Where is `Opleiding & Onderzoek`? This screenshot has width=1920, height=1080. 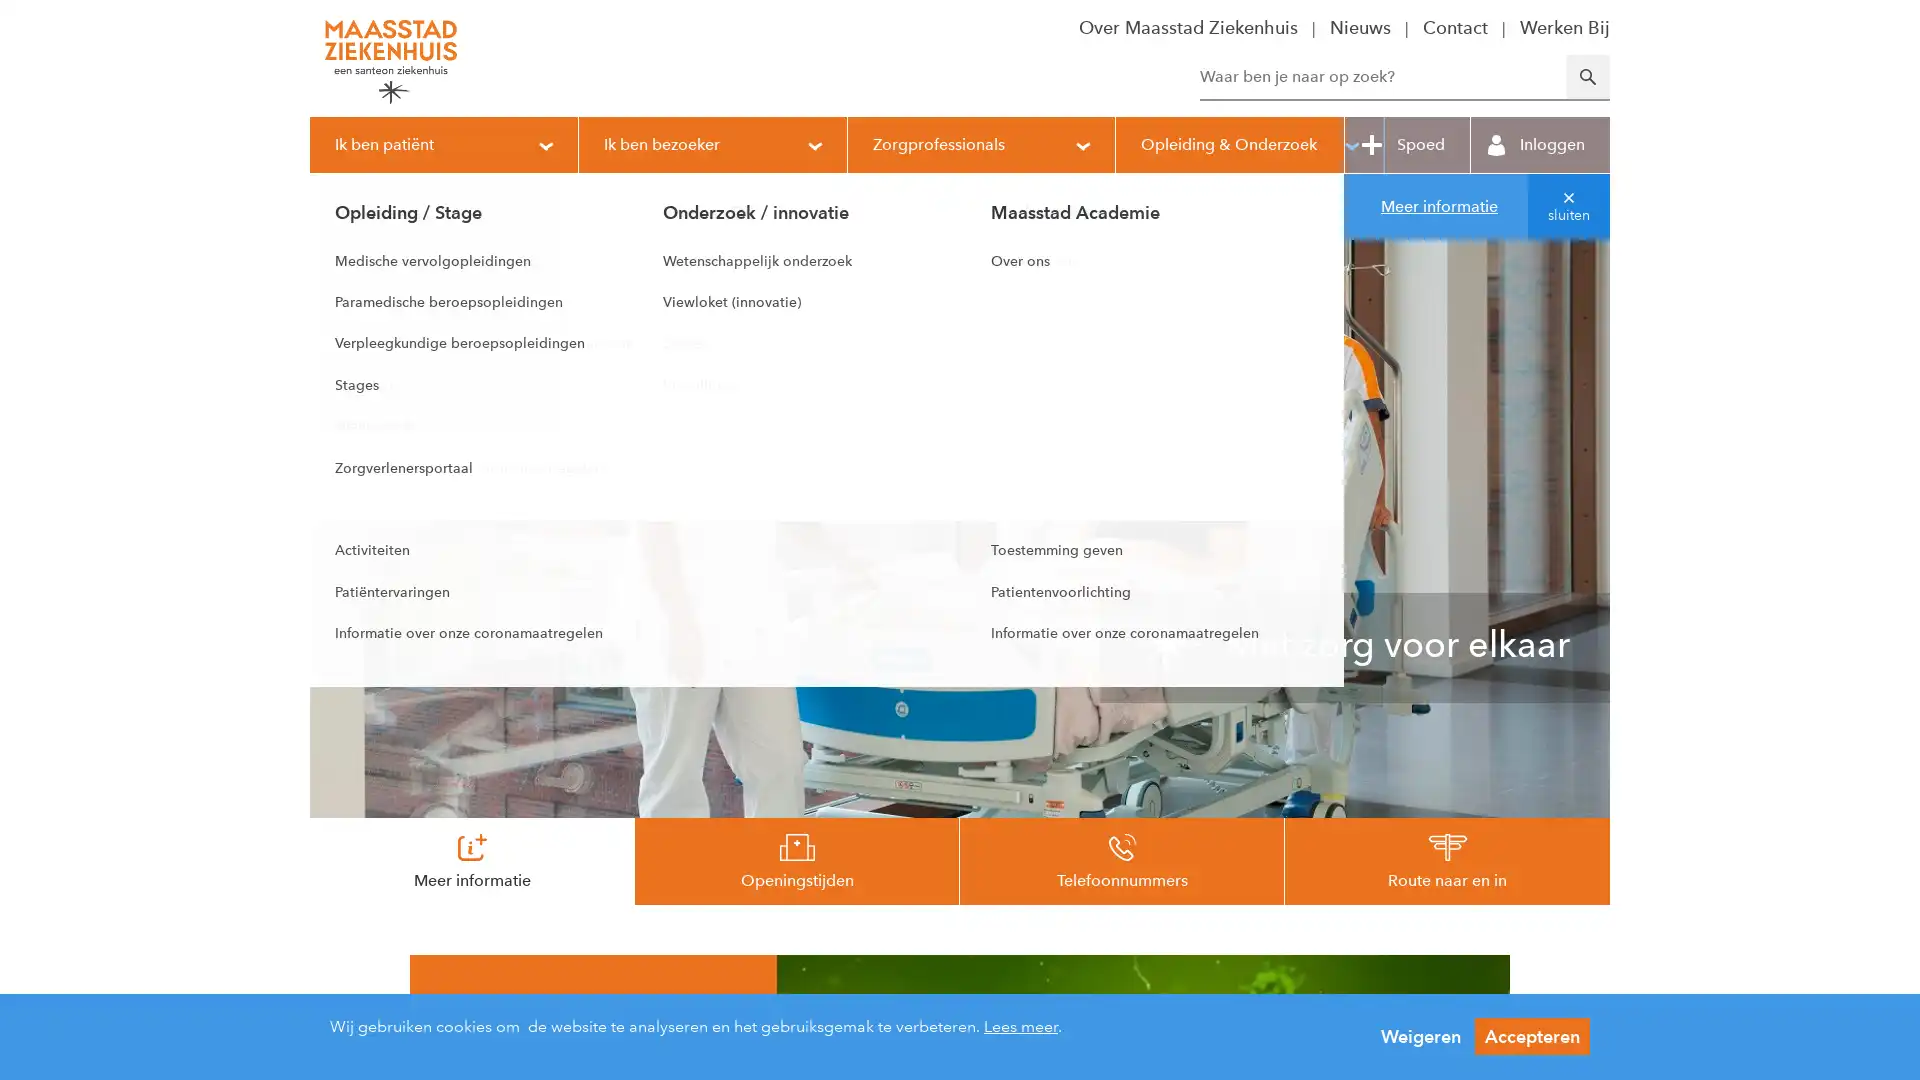
Opleiding & Onderzoek is located at coordinates (1248, 144).